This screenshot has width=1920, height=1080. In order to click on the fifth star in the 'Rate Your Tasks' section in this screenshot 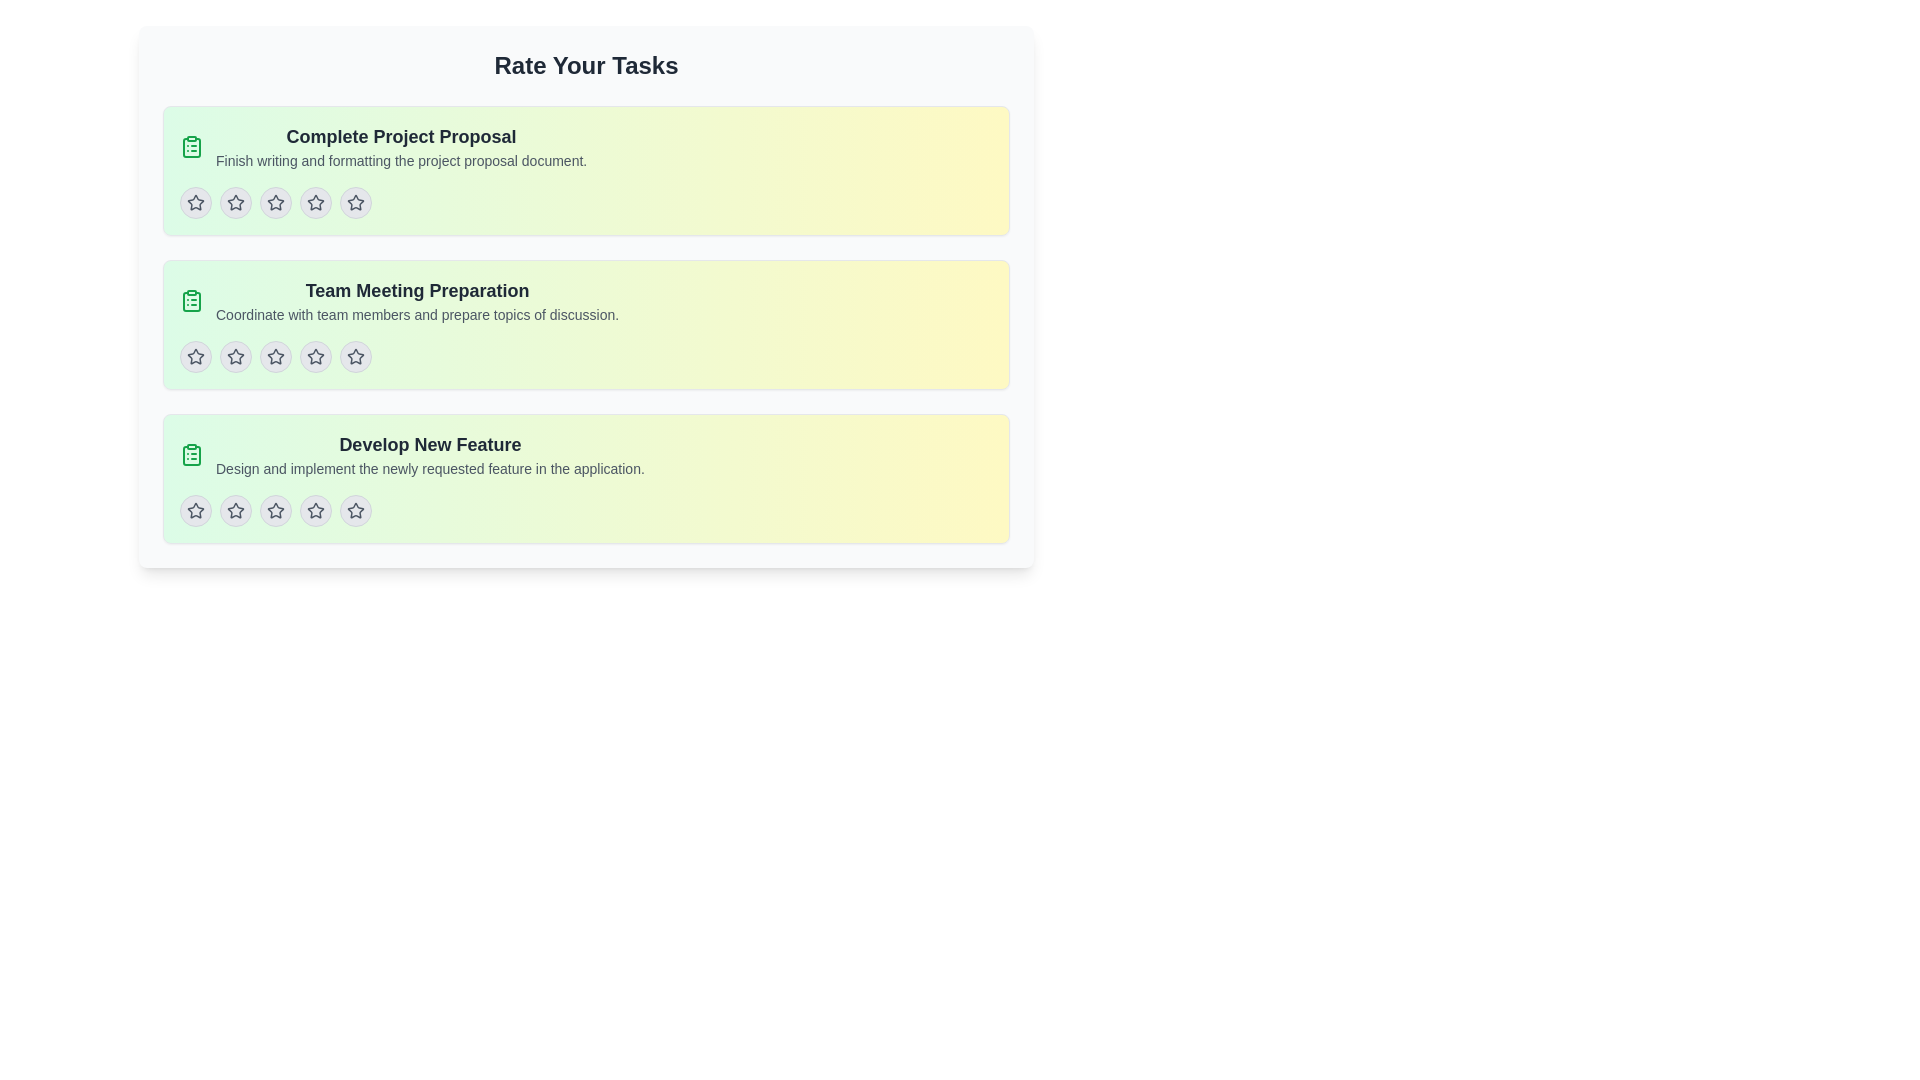, I will do `click(355, 203)`.